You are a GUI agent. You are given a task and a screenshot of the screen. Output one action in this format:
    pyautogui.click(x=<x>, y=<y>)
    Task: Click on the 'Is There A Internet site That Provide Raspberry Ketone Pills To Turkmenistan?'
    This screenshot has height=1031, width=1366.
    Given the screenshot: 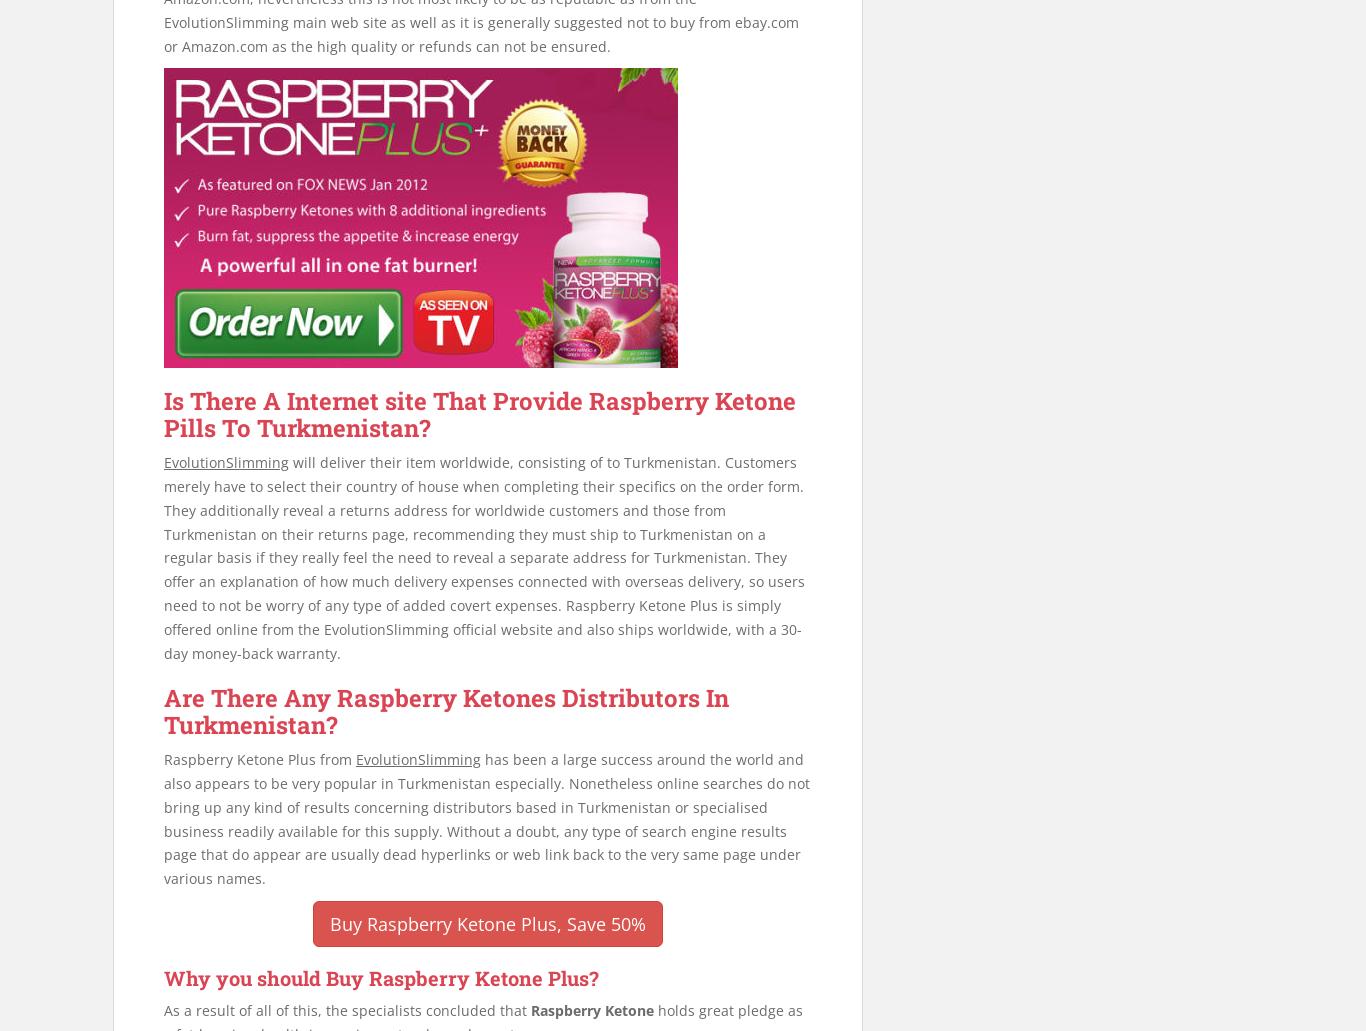 What is the action you would take?
    pyautogui.click(x=480, y=414)
    